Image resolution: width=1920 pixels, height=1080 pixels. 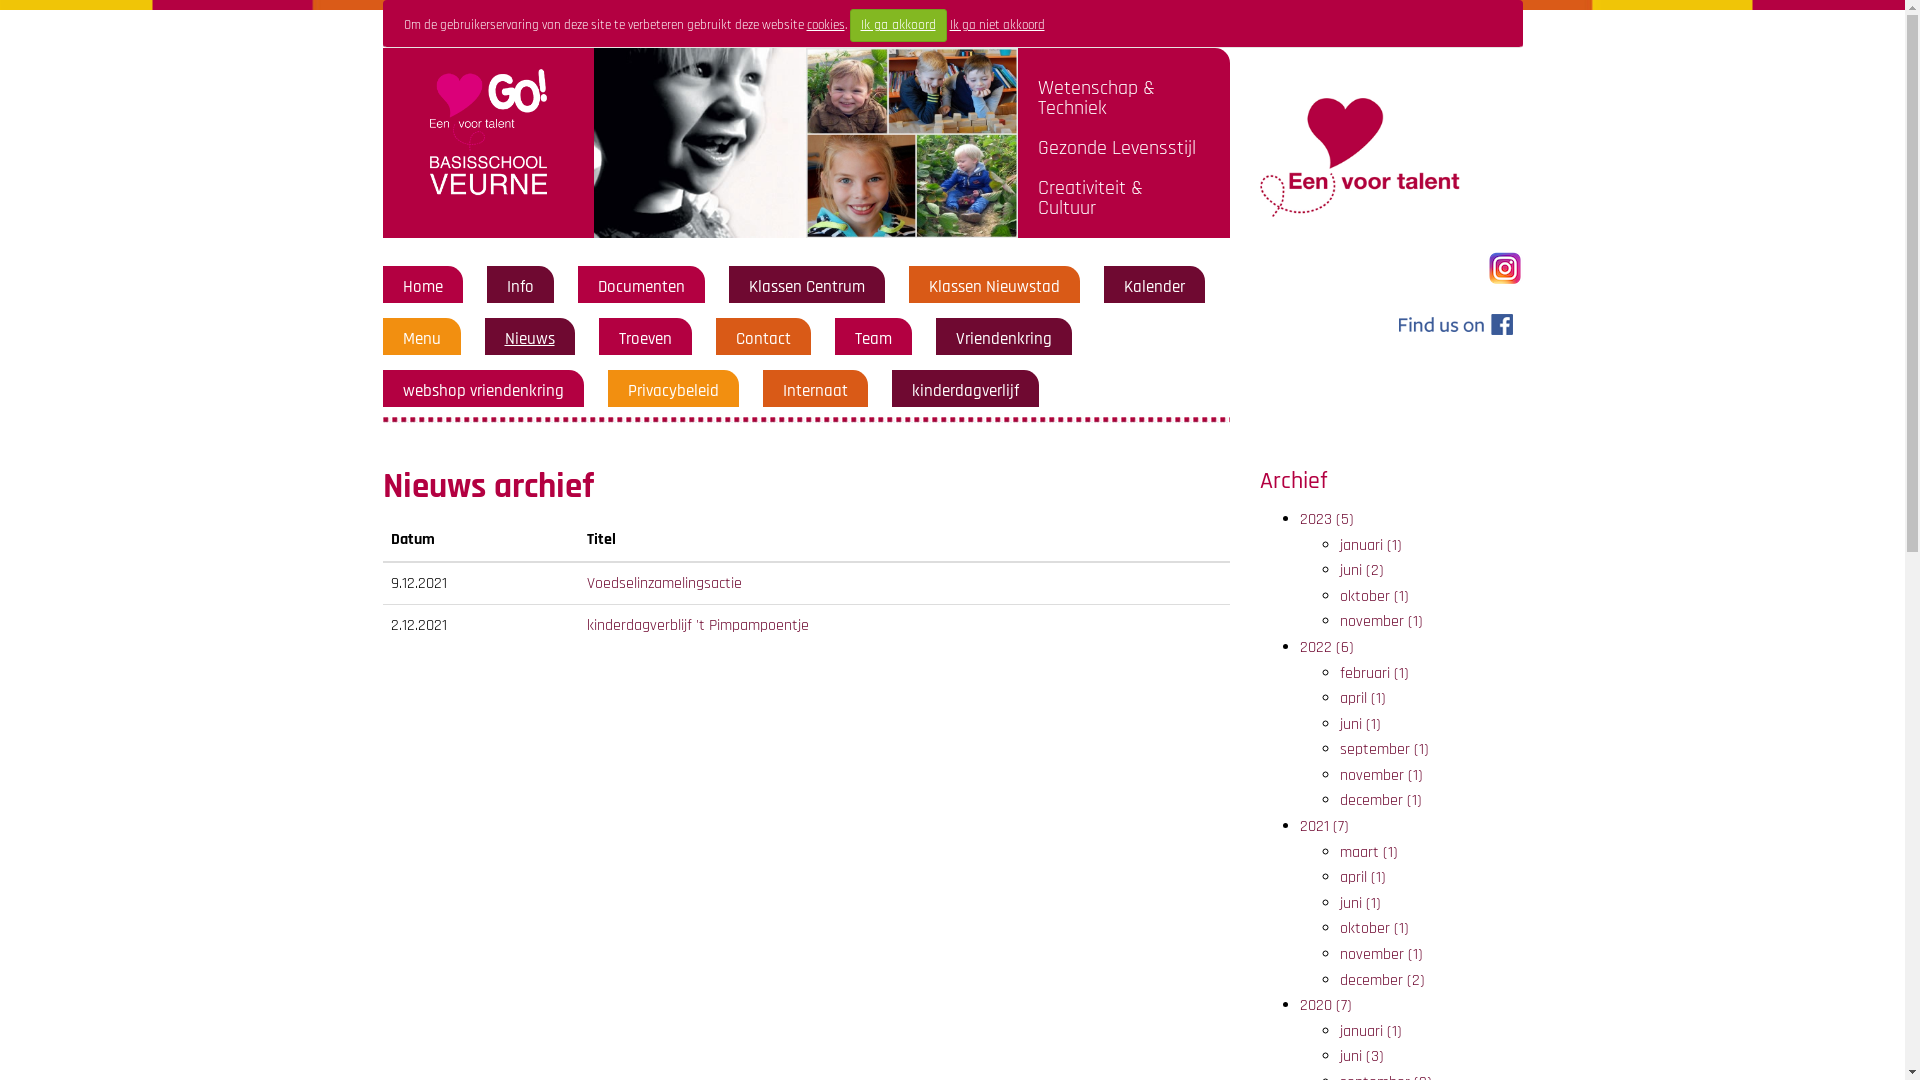 What do you see at coordinates (1380, 774) in the screenshot?
I see `'november (1)'` at bounding box center [1380, 774].